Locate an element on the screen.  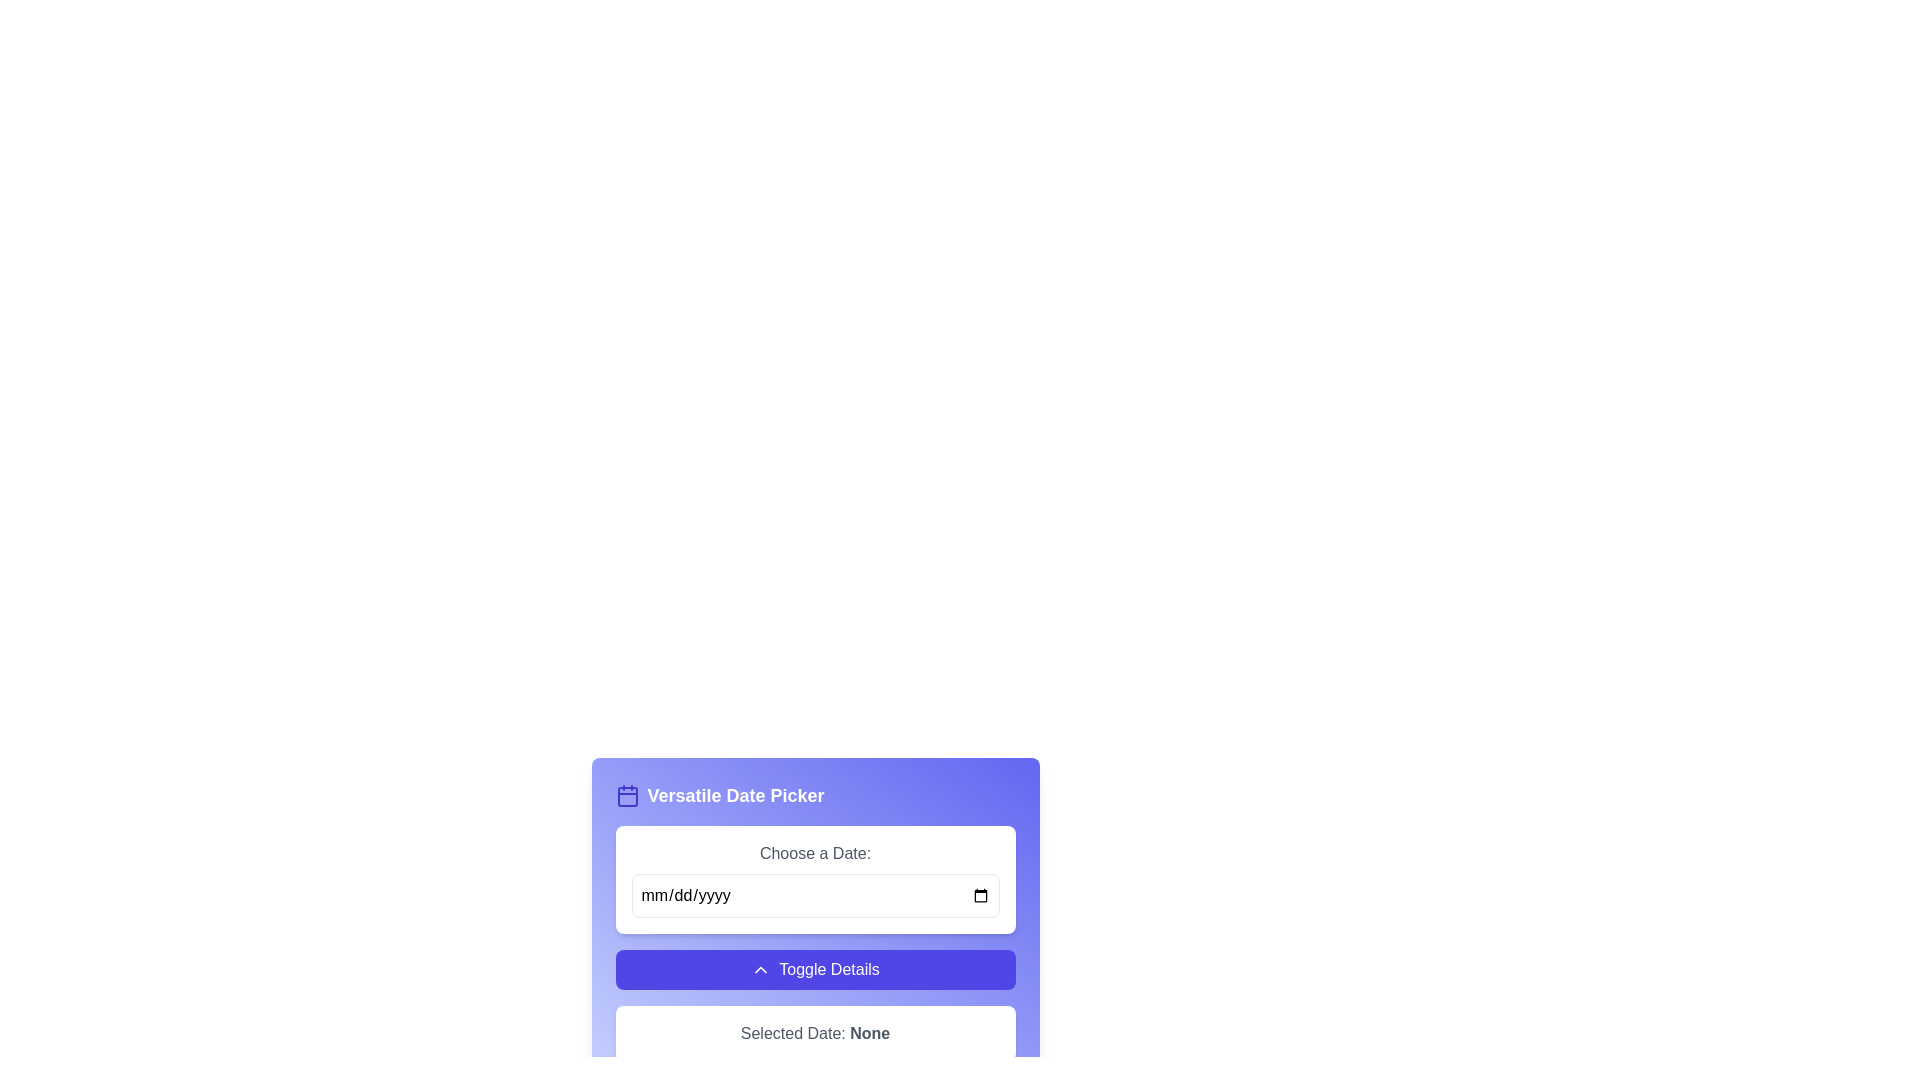
the upward-pointing chevron icon located within the 'Toggle Details' button is located at coordinates (760, 968).